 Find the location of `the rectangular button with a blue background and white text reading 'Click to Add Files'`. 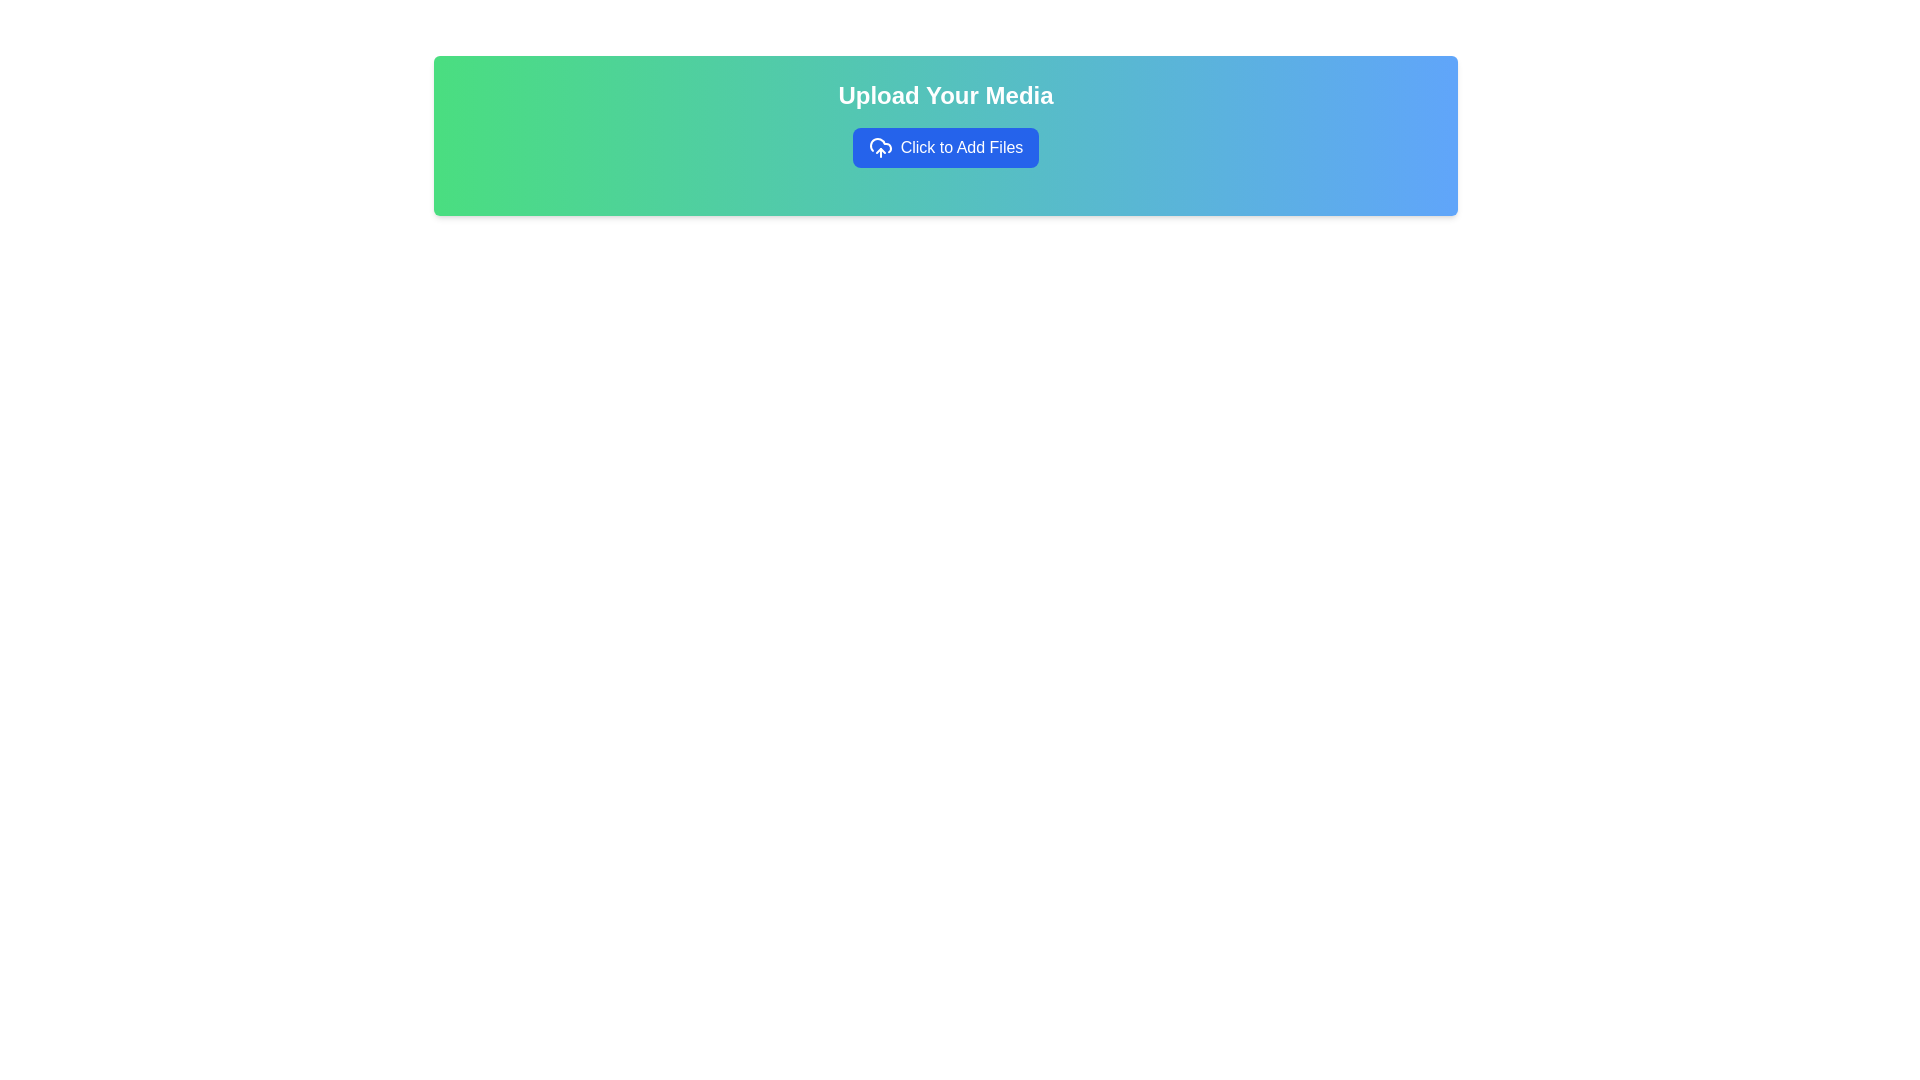

the rectangular button with a blue background and white text reading 'Click to Add Files' is located at coordinates (944, 146).